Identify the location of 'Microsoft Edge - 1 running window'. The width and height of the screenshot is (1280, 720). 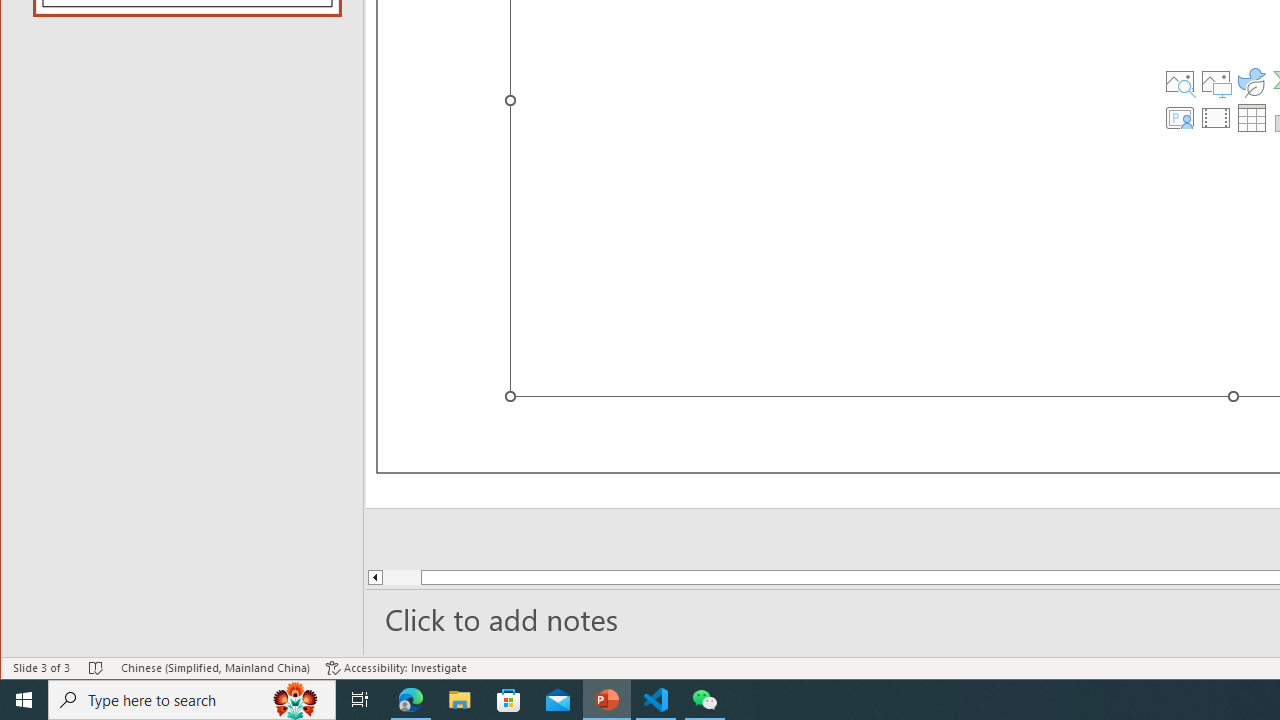
(410, 698).